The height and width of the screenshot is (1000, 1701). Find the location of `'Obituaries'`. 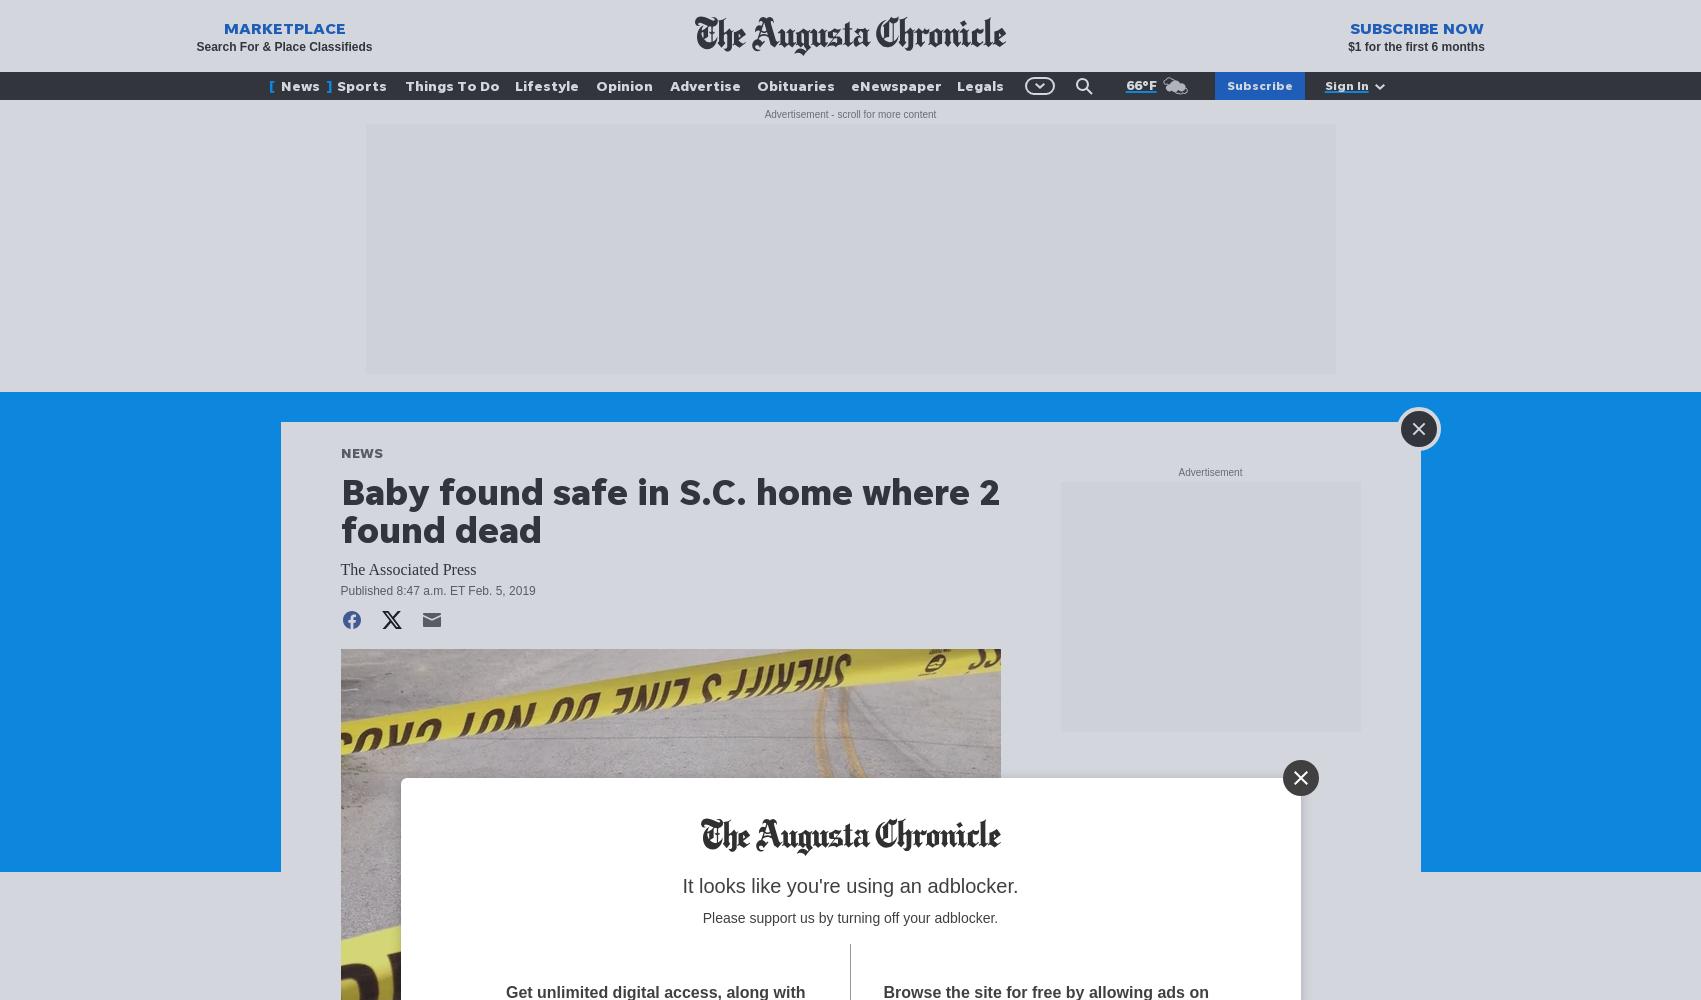

'Obituaries' is located at coordinates (795, 84).